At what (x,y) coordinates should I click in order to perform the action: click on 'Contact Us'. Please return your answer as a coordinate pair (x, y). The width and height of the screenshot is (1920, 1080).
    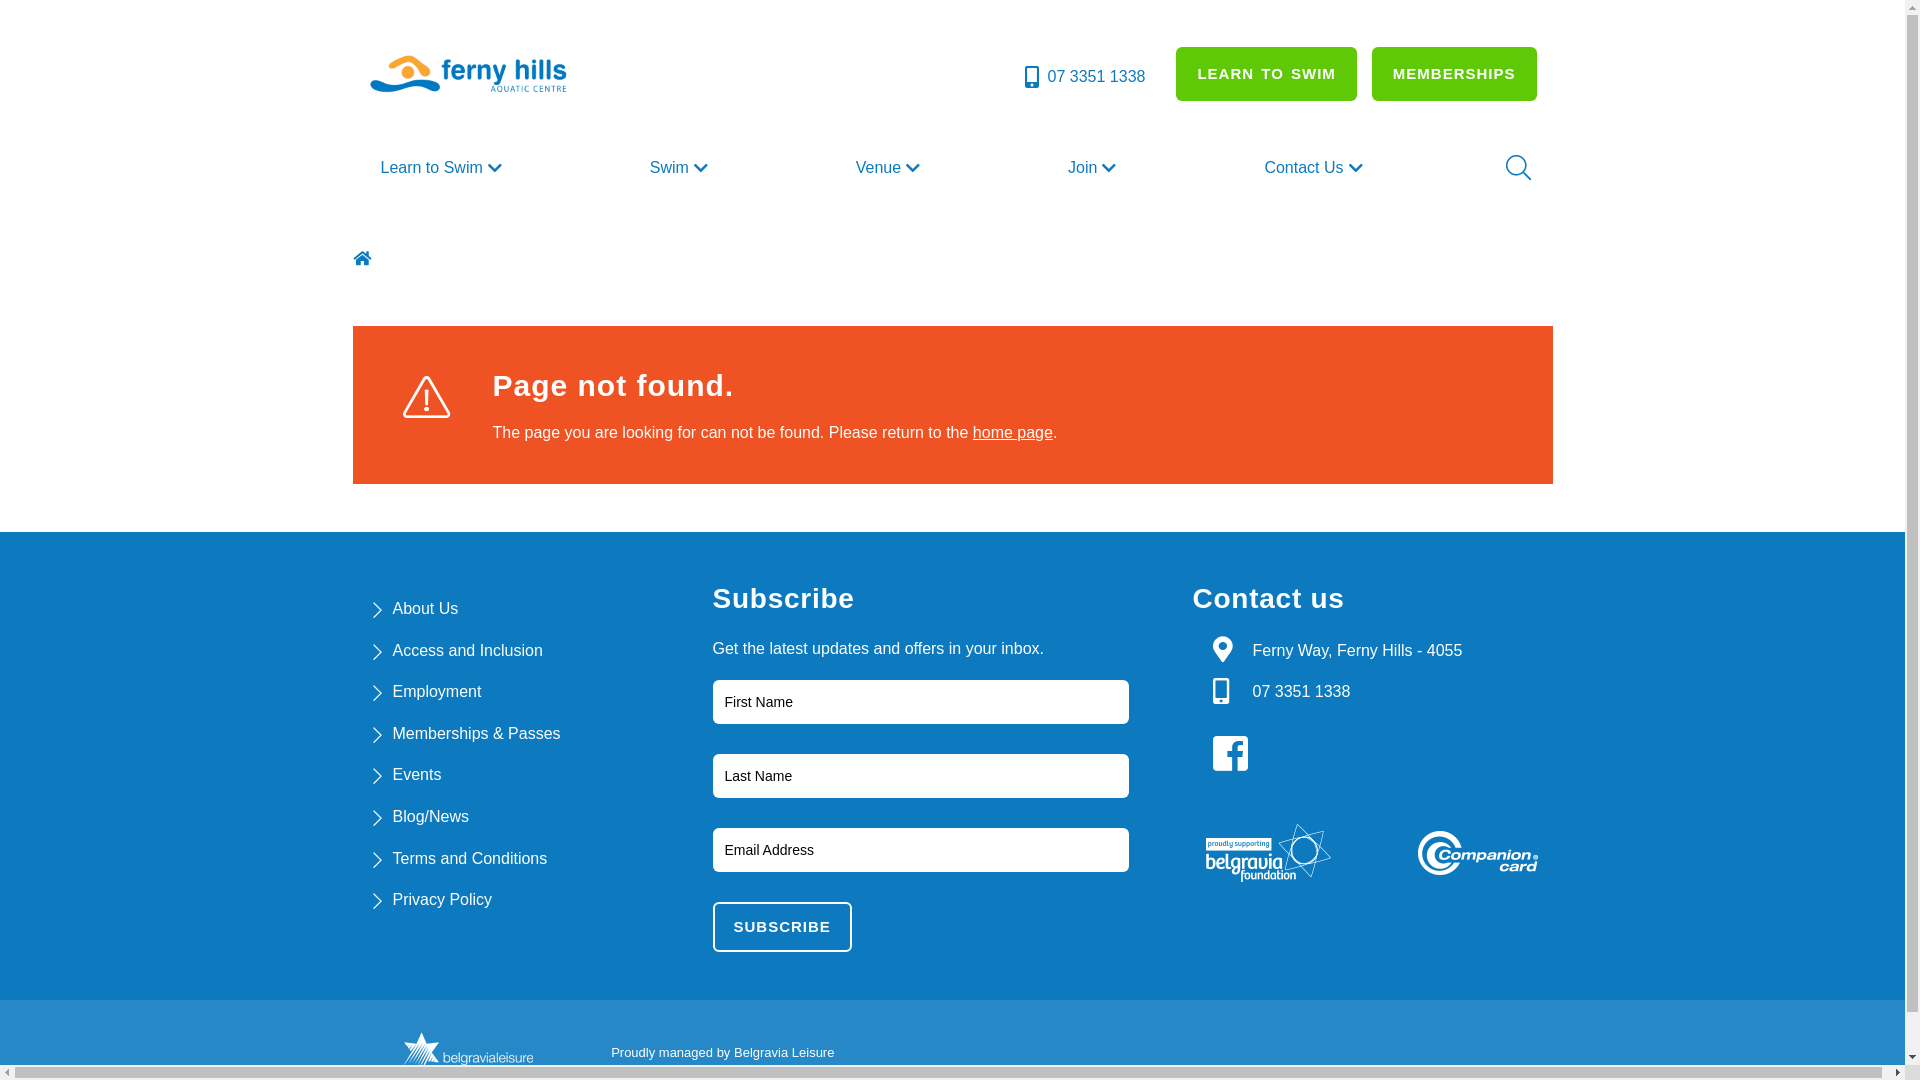
    Looking at the image, I should click on (1315, 167).